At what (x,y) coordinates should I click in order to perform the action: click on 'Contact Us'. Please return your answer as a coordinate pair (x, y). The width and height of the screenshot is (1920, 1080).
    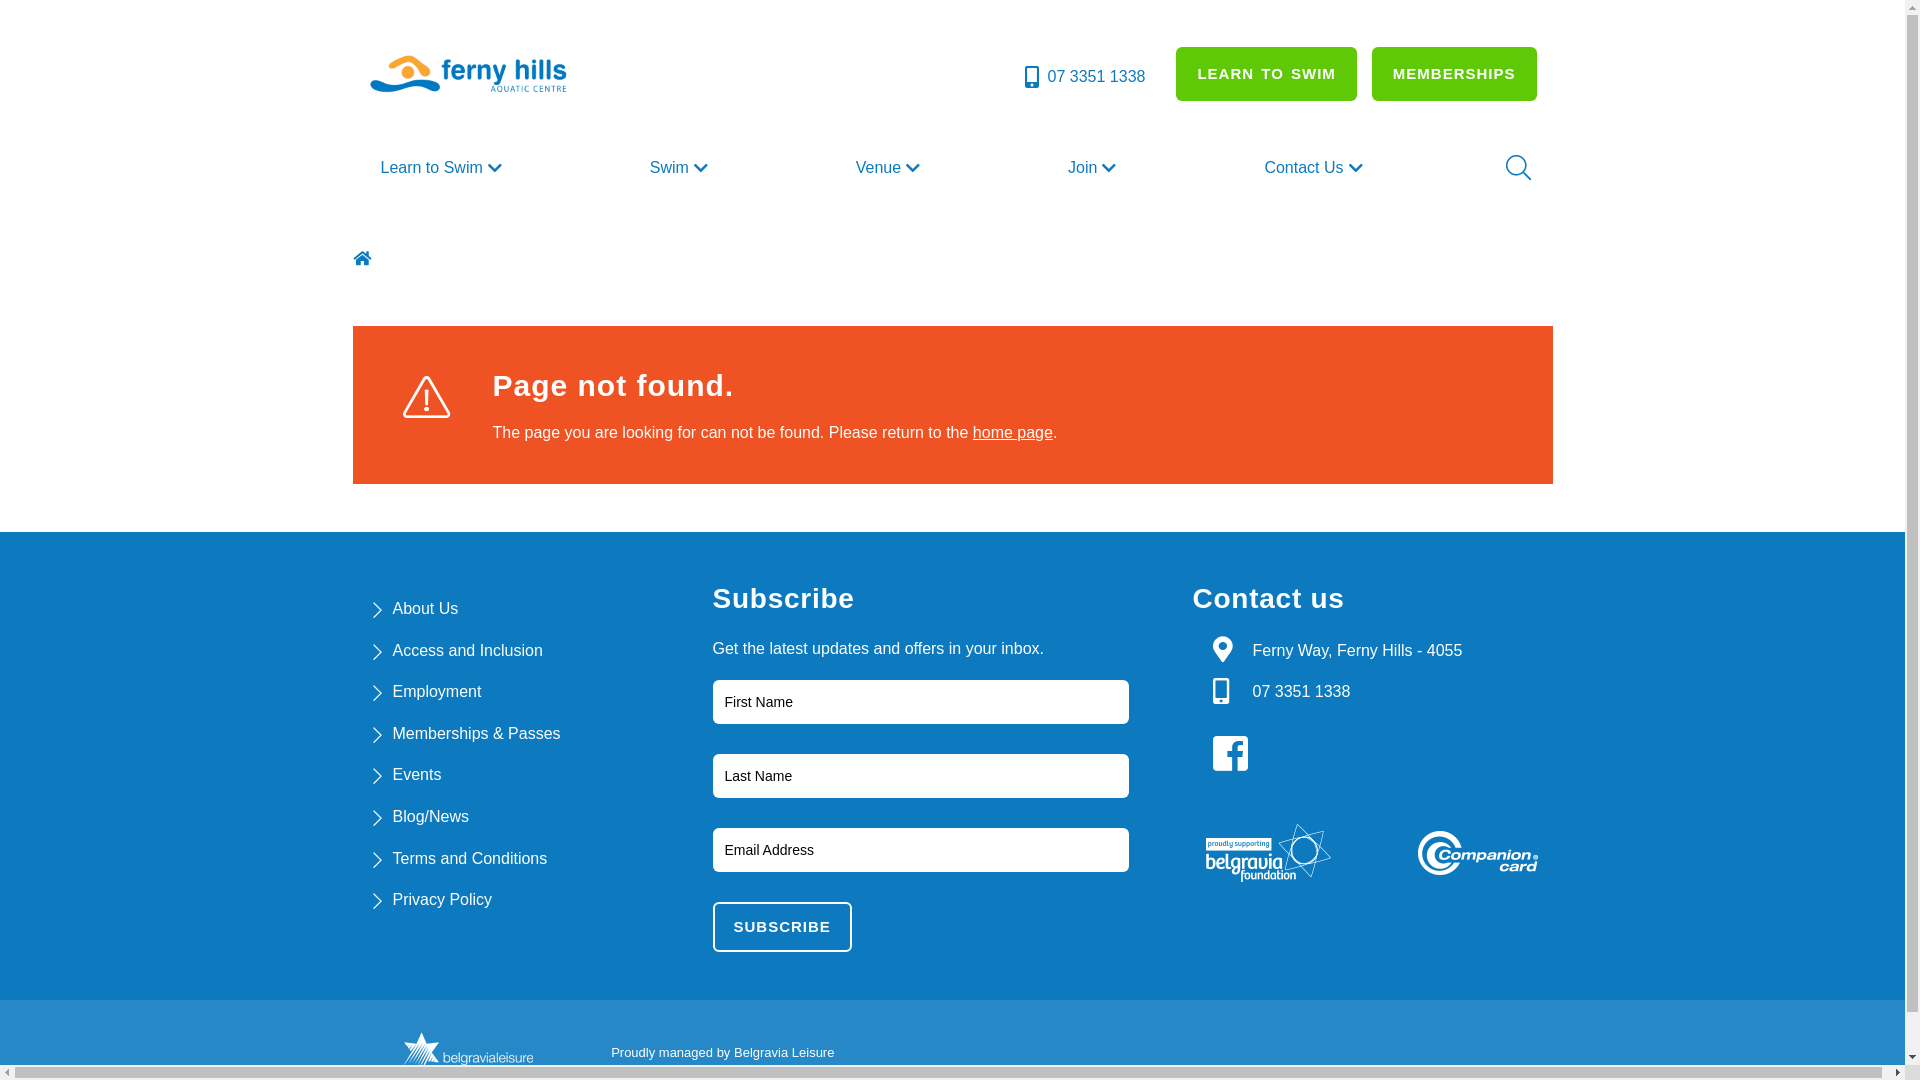
    Looking at the image, I should click on (1315, 167).